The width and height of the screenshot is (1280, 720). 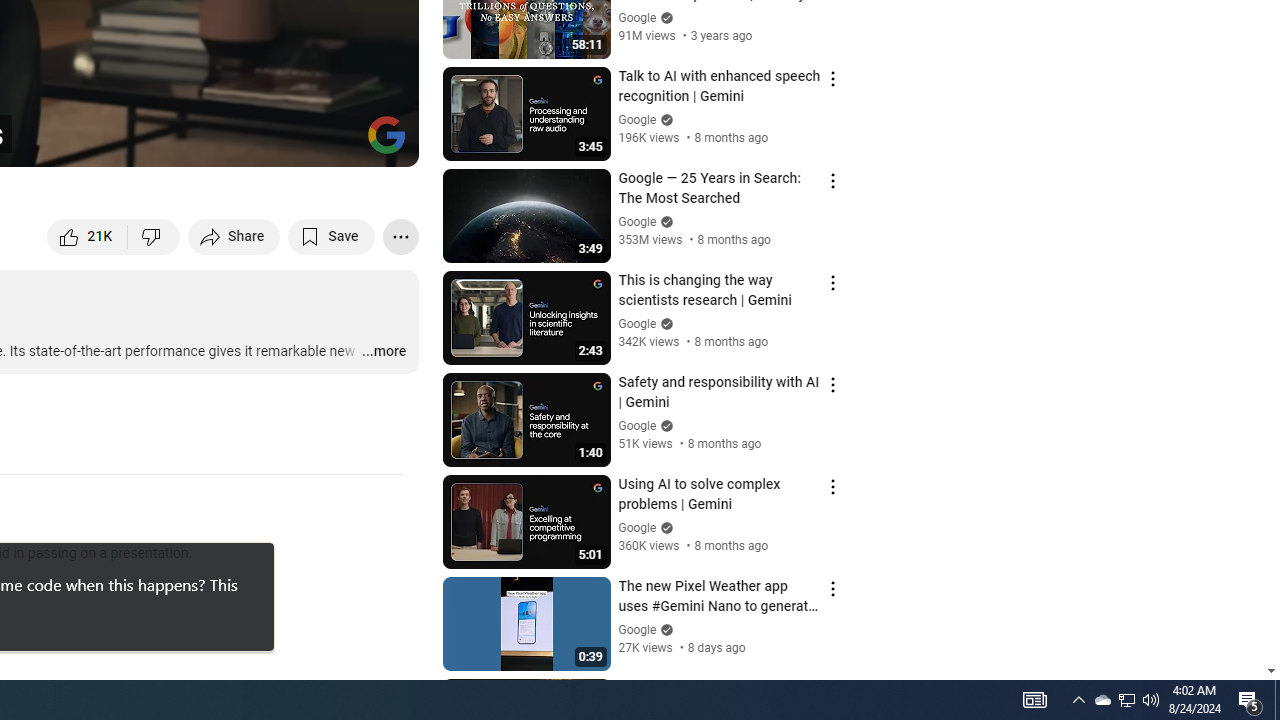 What do you see at coordinates (87, 235) in the screenshot?
I see `'like this video along with 21,118 other people'` at bounding box center [87, 235].